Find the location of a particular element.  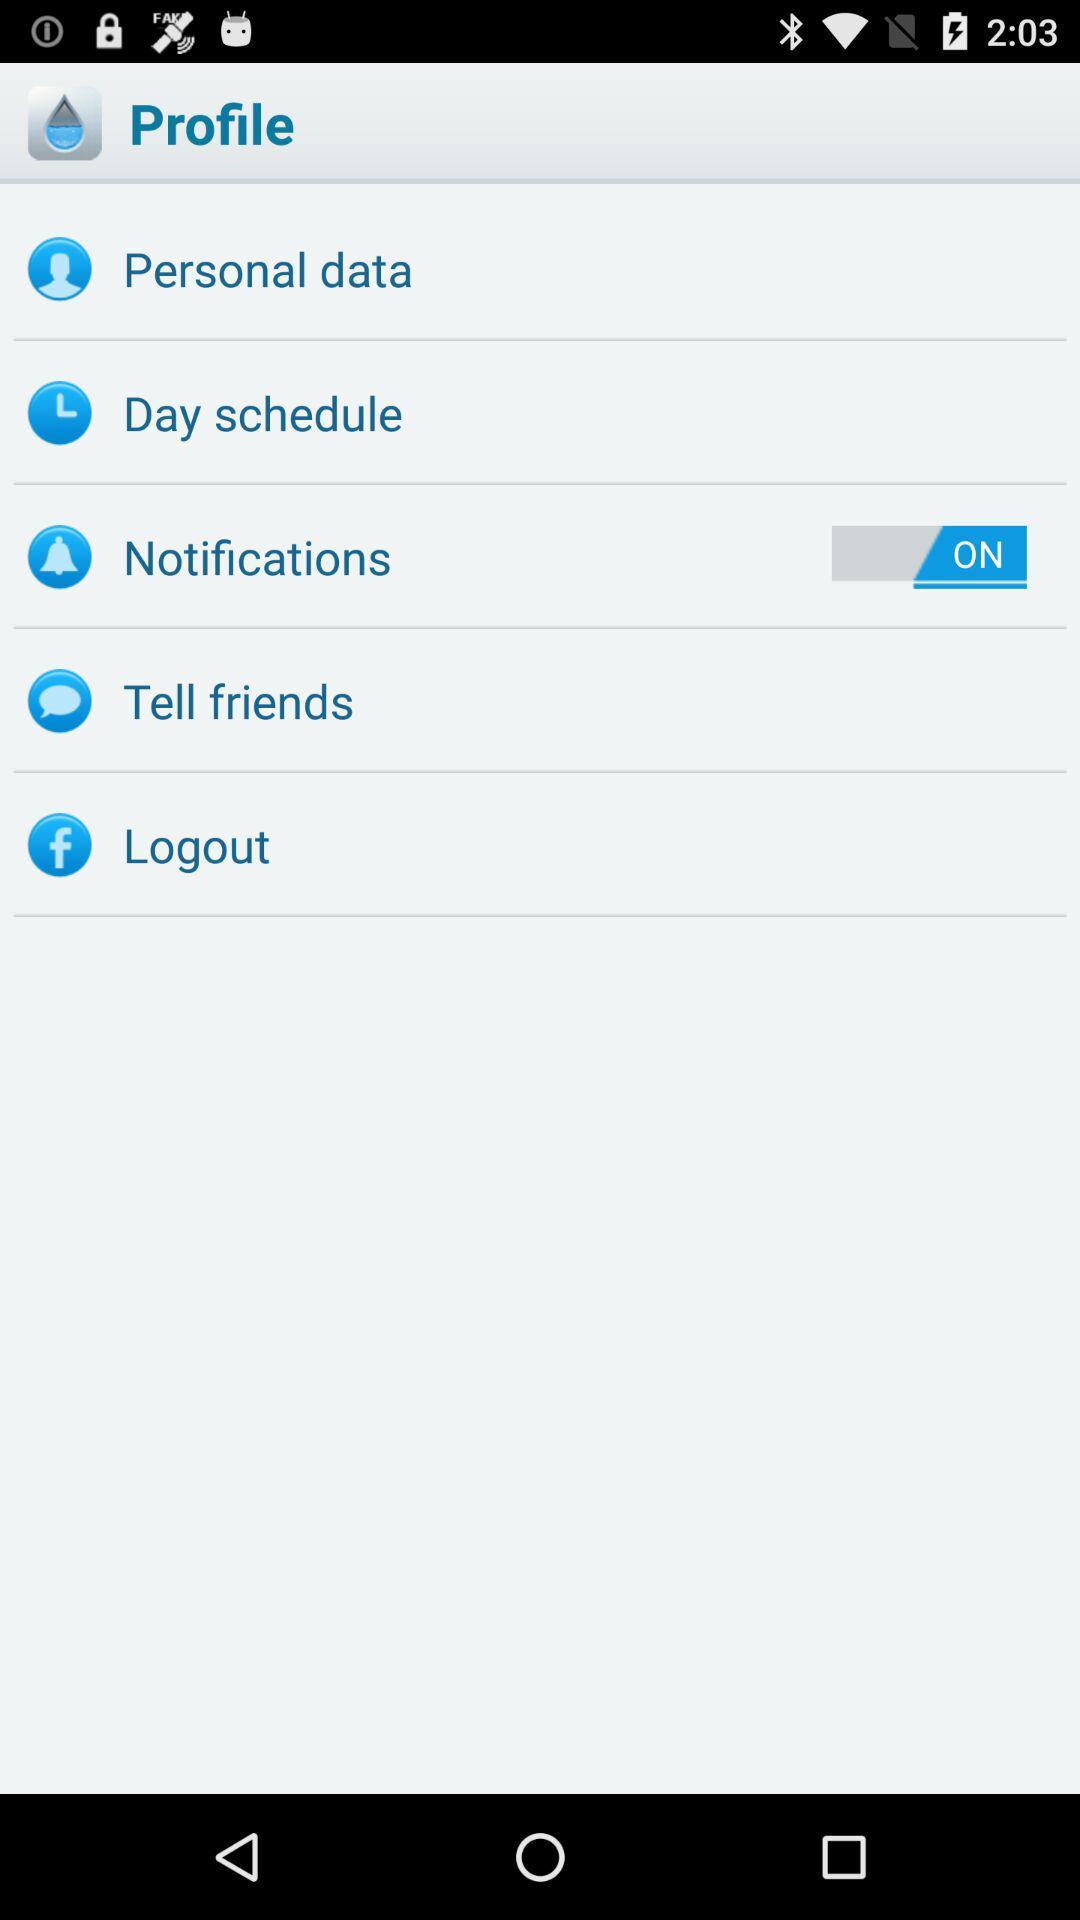

open profile details is located at coordinates (63, 122).